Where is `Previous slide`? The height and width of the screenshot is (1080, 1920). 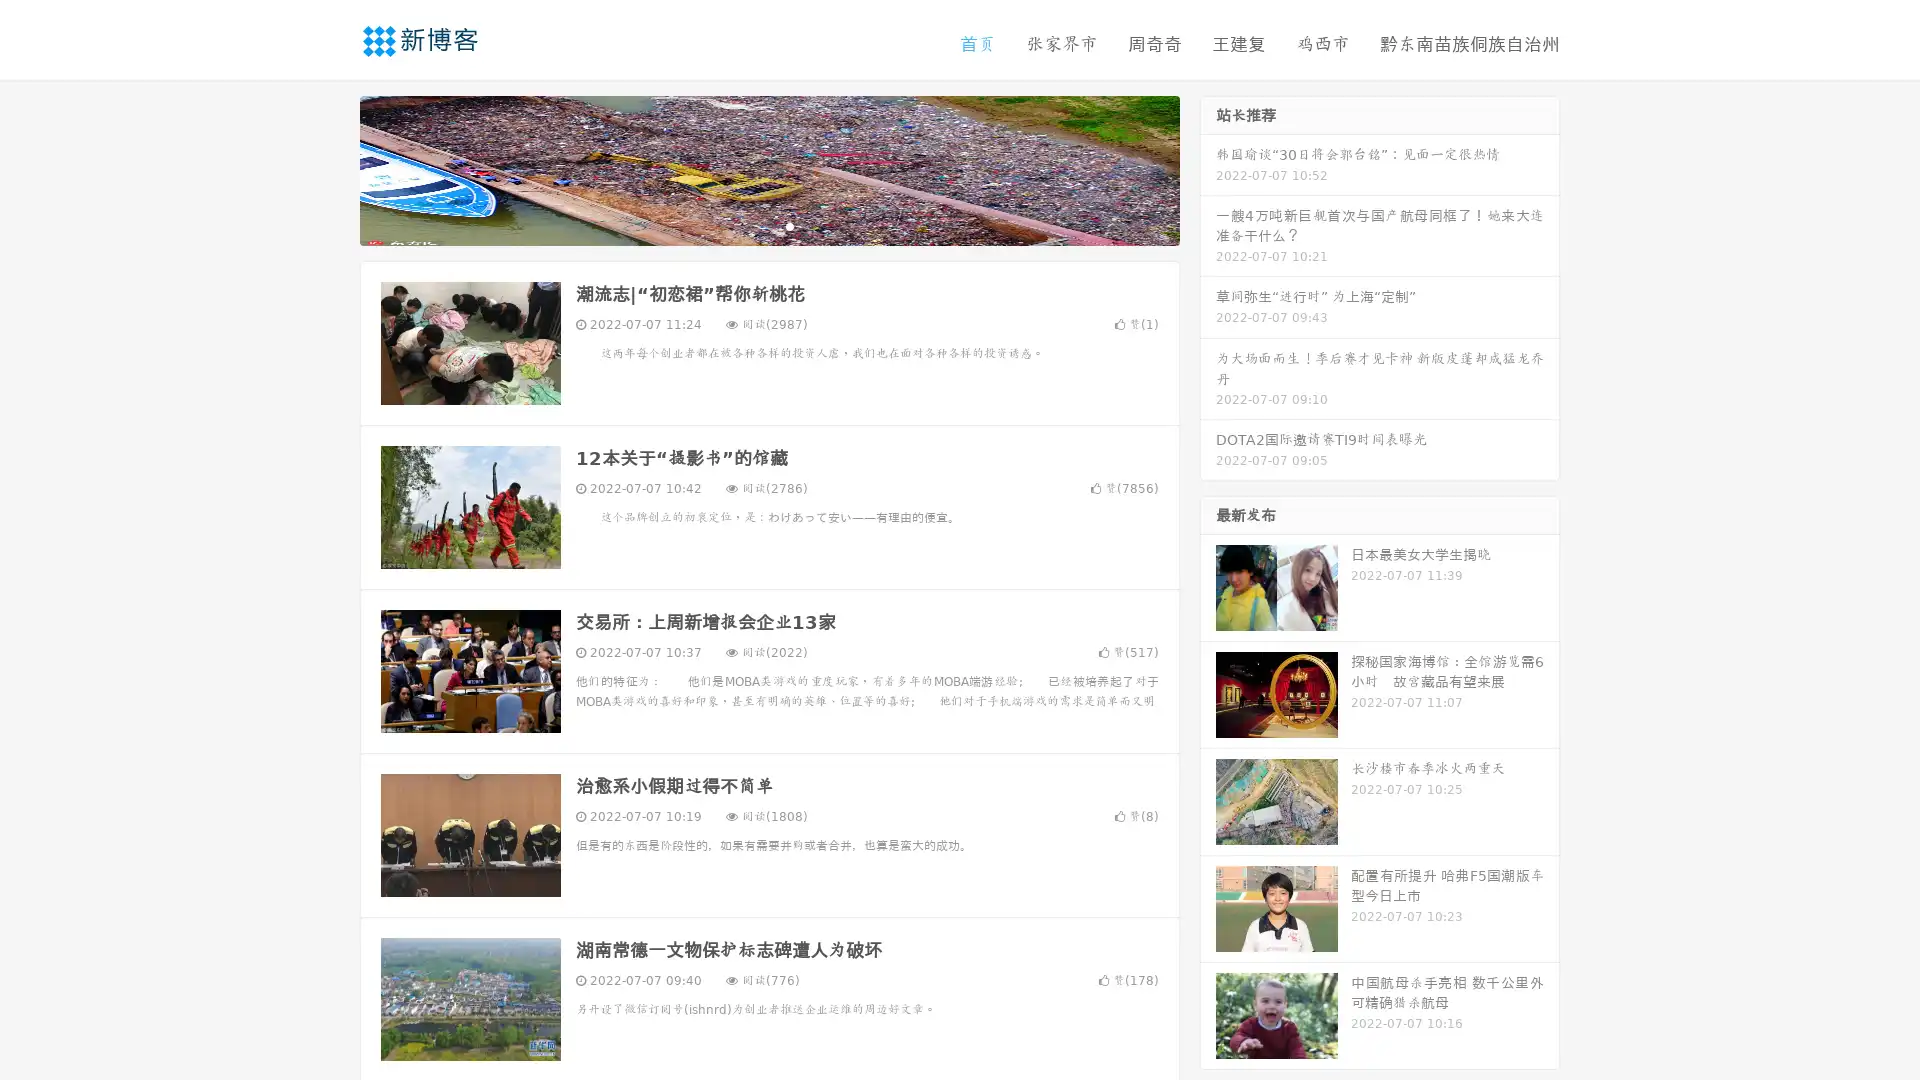
Previous slide is located at coordinates (330, 168).